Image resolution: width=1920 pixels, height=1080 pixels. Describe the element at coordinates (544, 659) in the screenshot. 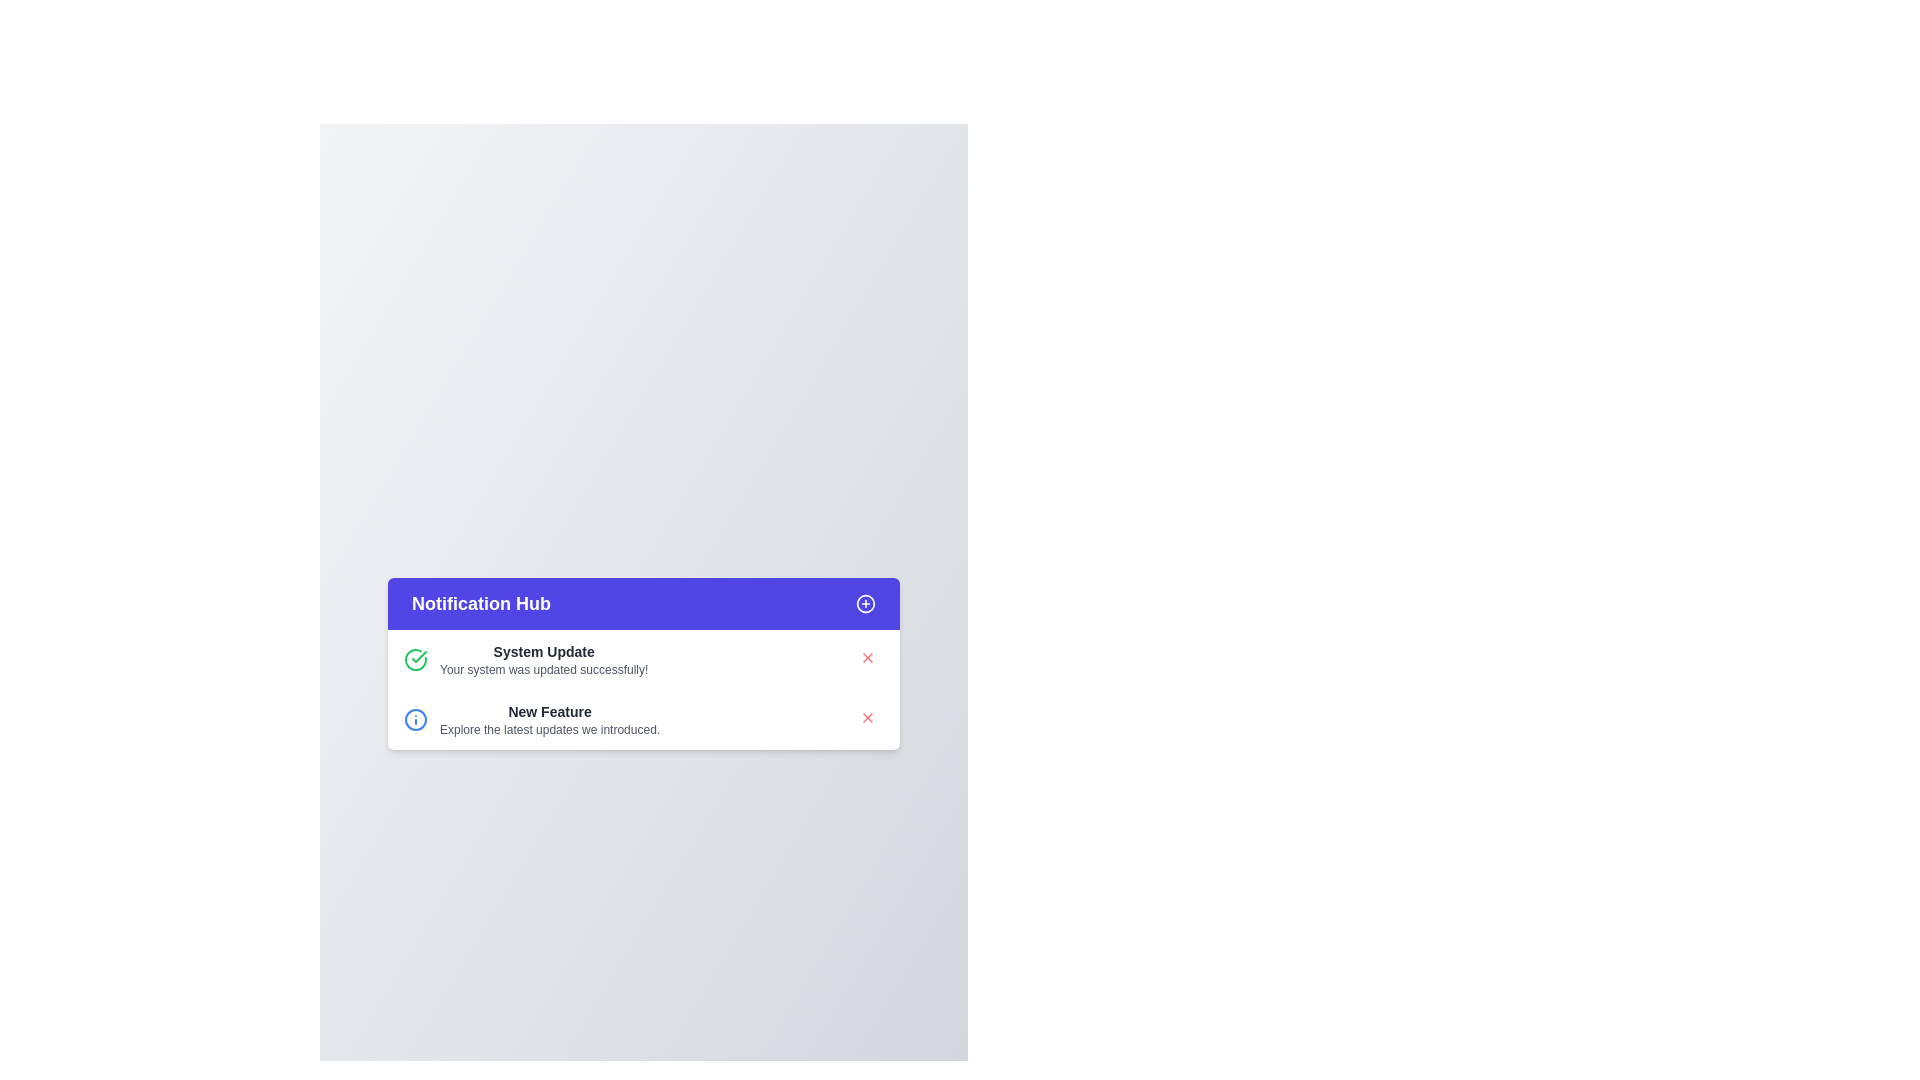

I see `the text element that contains the header 'System Update' and the subtext 'Your system was updated successfully!' to read the details` at that location.